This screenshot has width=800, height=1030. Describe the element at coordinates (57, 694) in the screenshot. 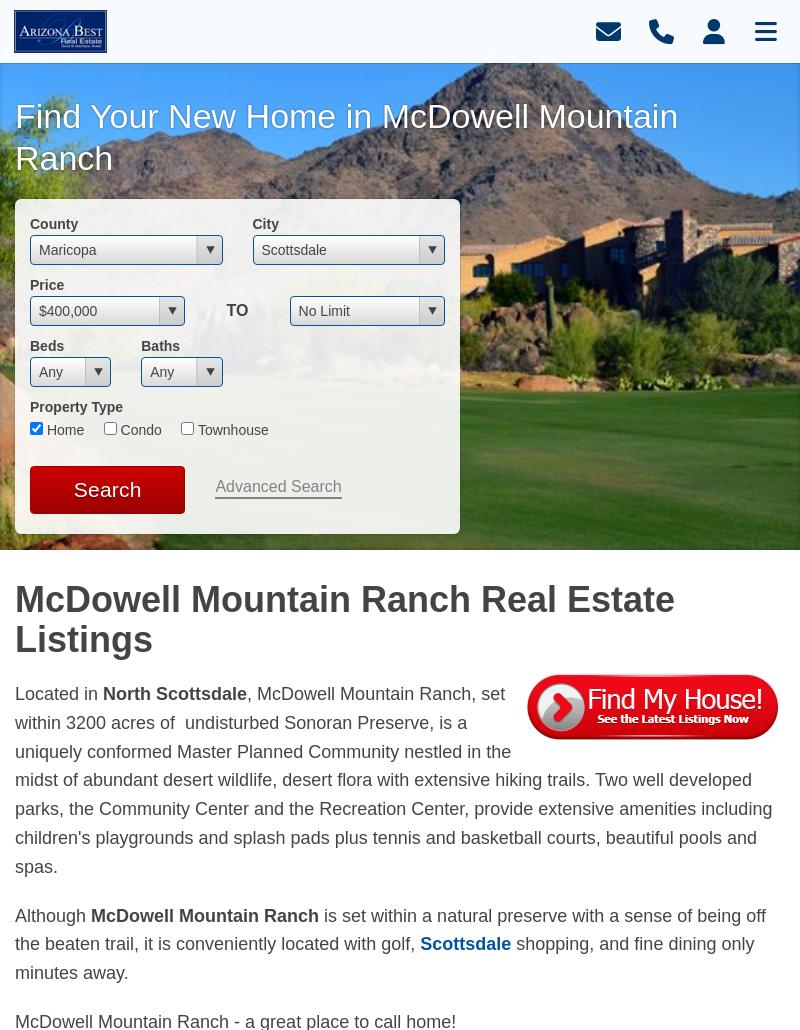

I see `'Located in'` at that location.